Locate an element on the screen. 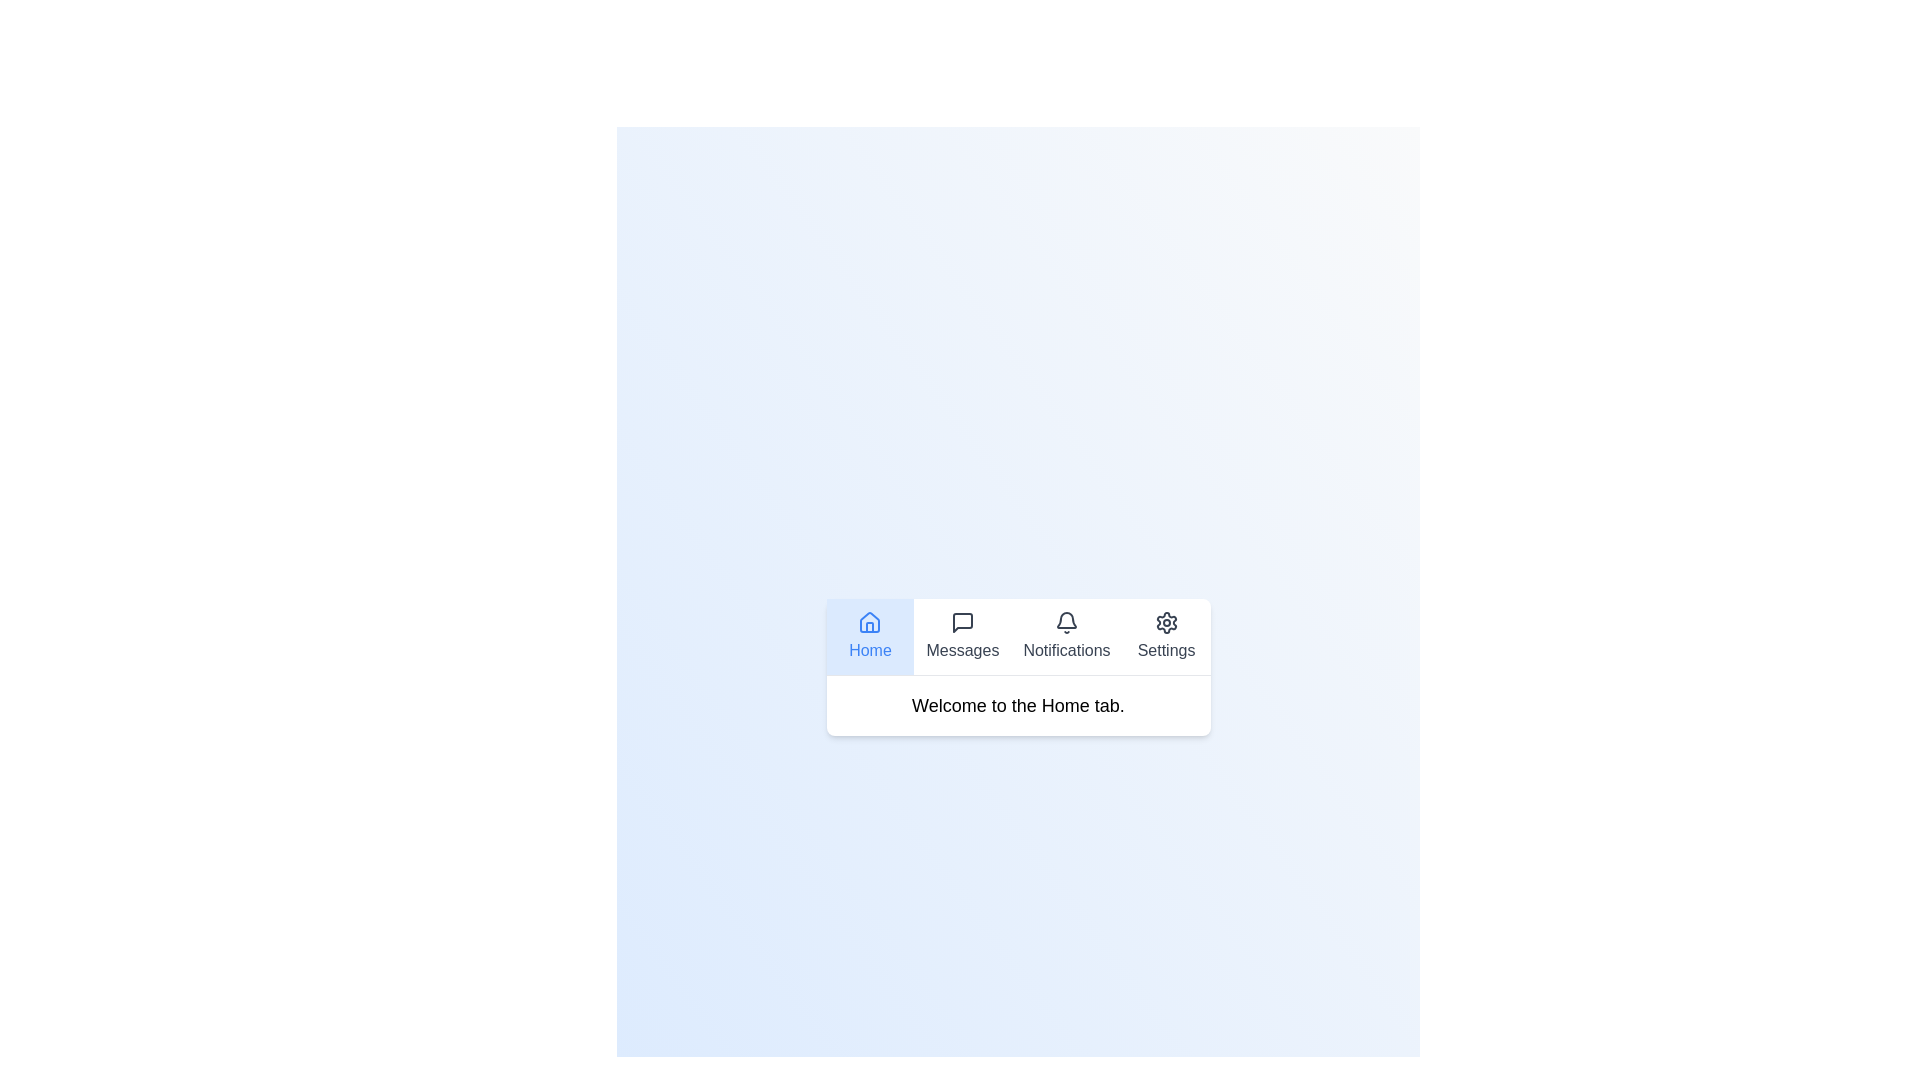 This screenshot has width=1920, height=1080. the 'Settings' navigation button, which is the fourth item in the navigation bar is located at coordinates (1166, 636).